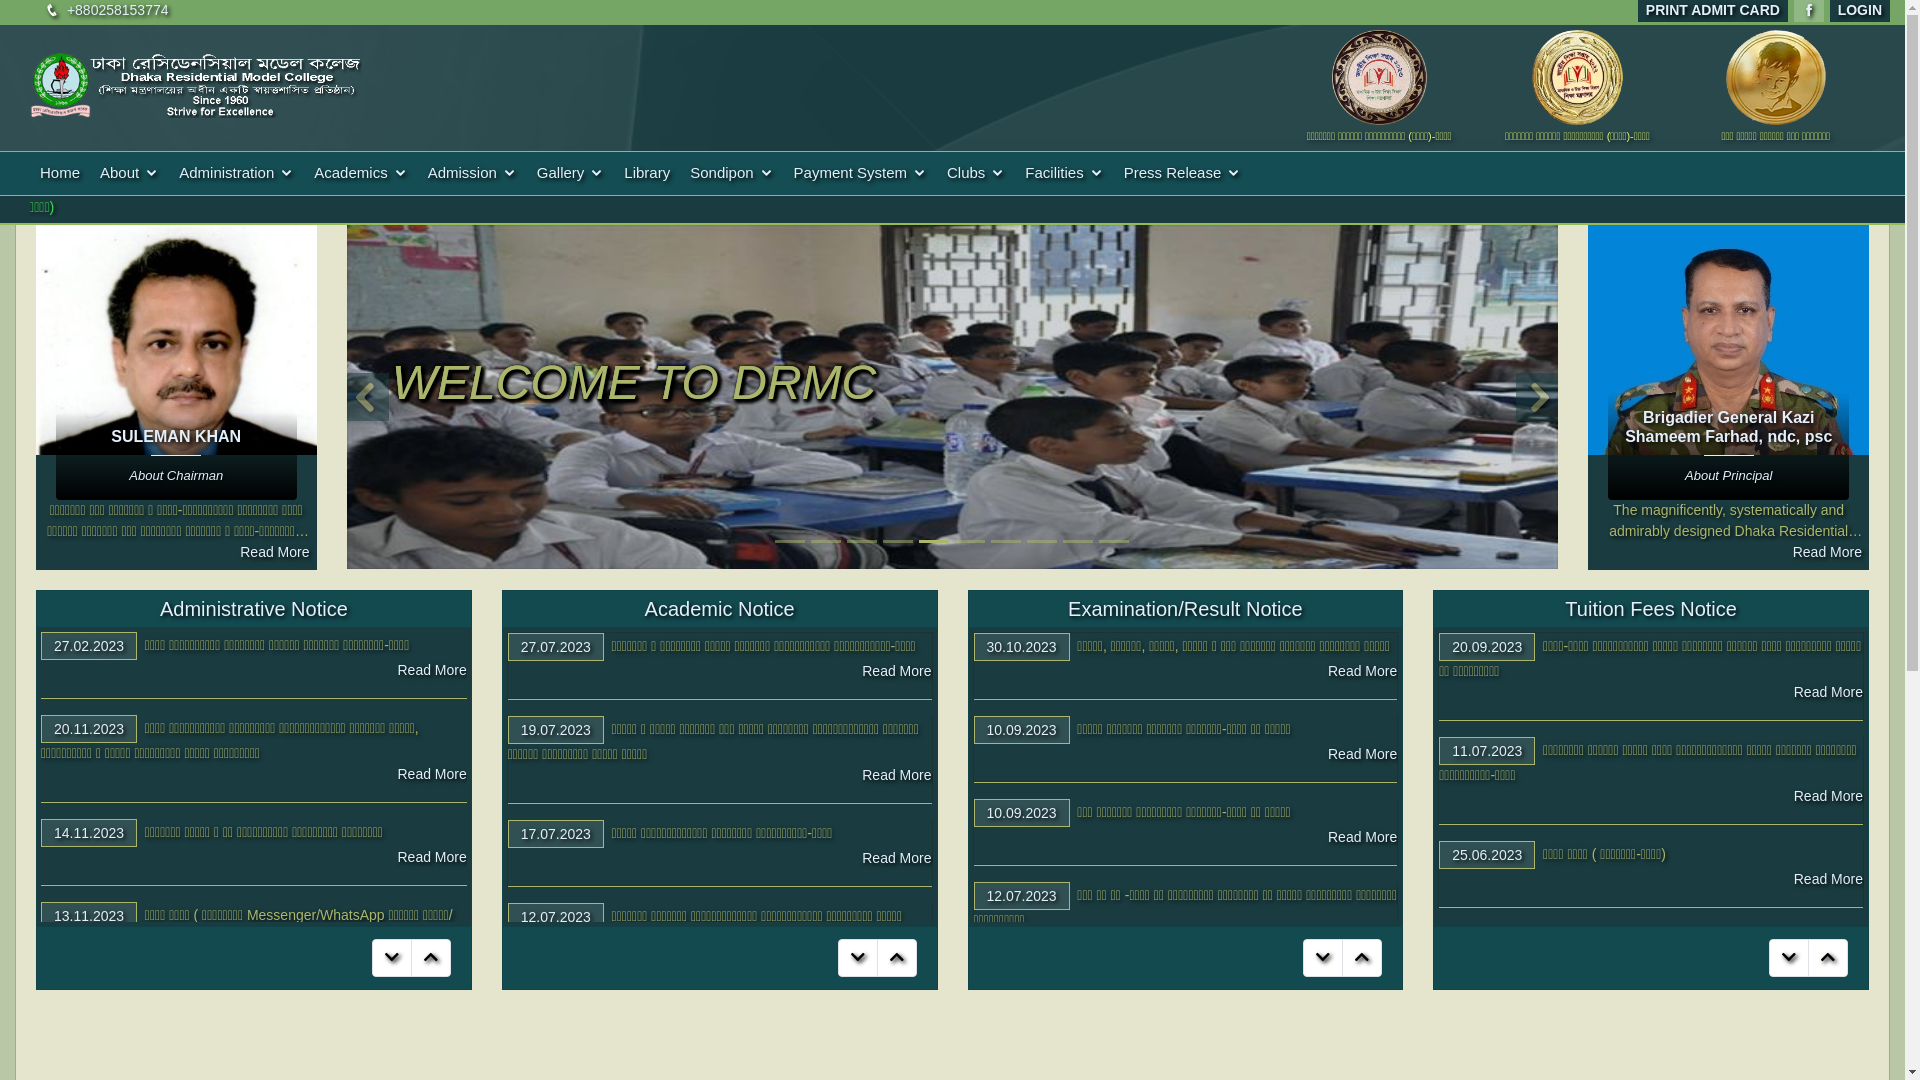 The width and height of the screenshot is (1920, 1080). Describe the element at coordinates (1182, 172) in the screenshot. I see `'Press Release'` at that location.